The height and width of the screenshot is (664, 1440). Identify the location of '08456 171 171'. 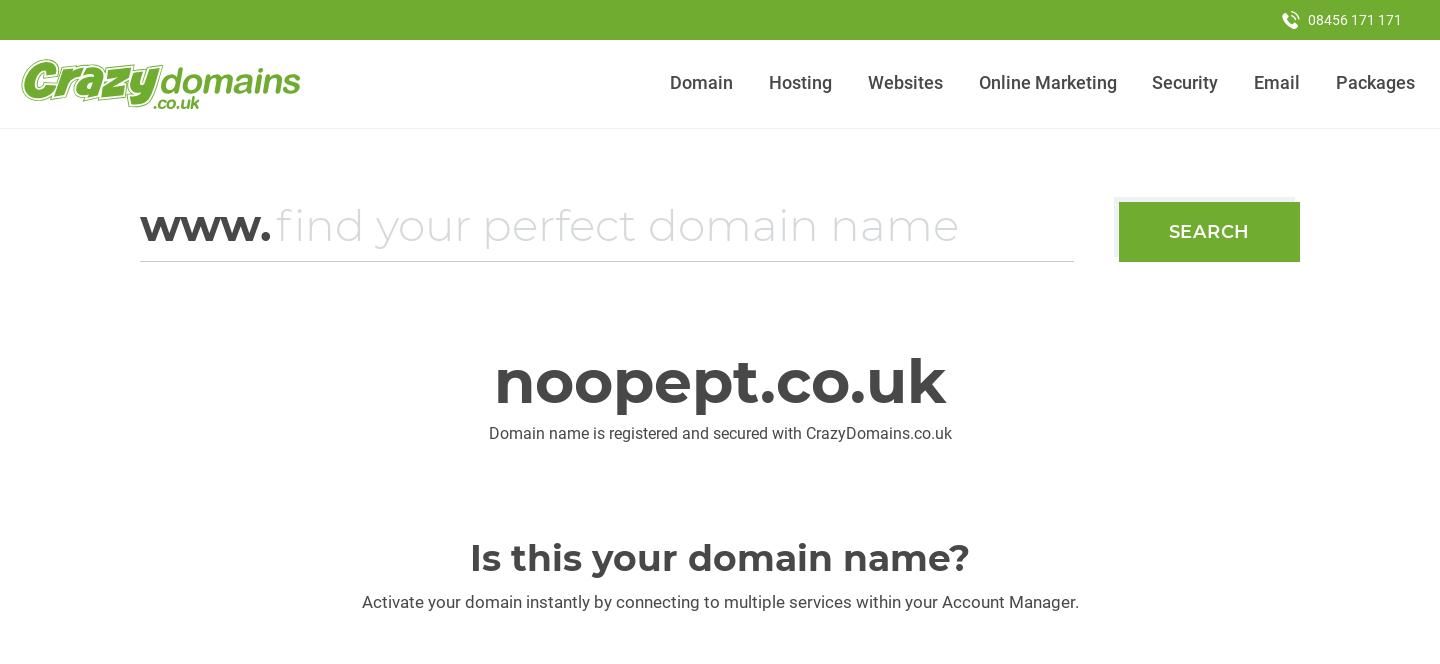
(1307, 18).